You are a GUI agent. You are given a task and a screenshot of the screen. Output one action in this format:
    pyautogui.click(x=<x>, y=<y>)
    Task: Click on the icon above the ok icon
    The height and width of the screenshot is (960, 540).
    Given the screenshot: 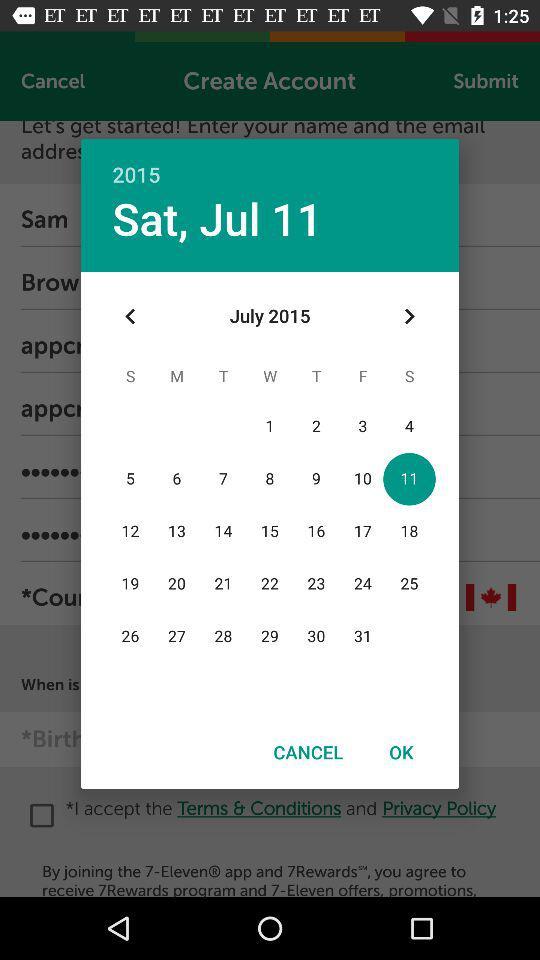 What is the action you would take?
    pyautogui.click(x=408, y=316)
    